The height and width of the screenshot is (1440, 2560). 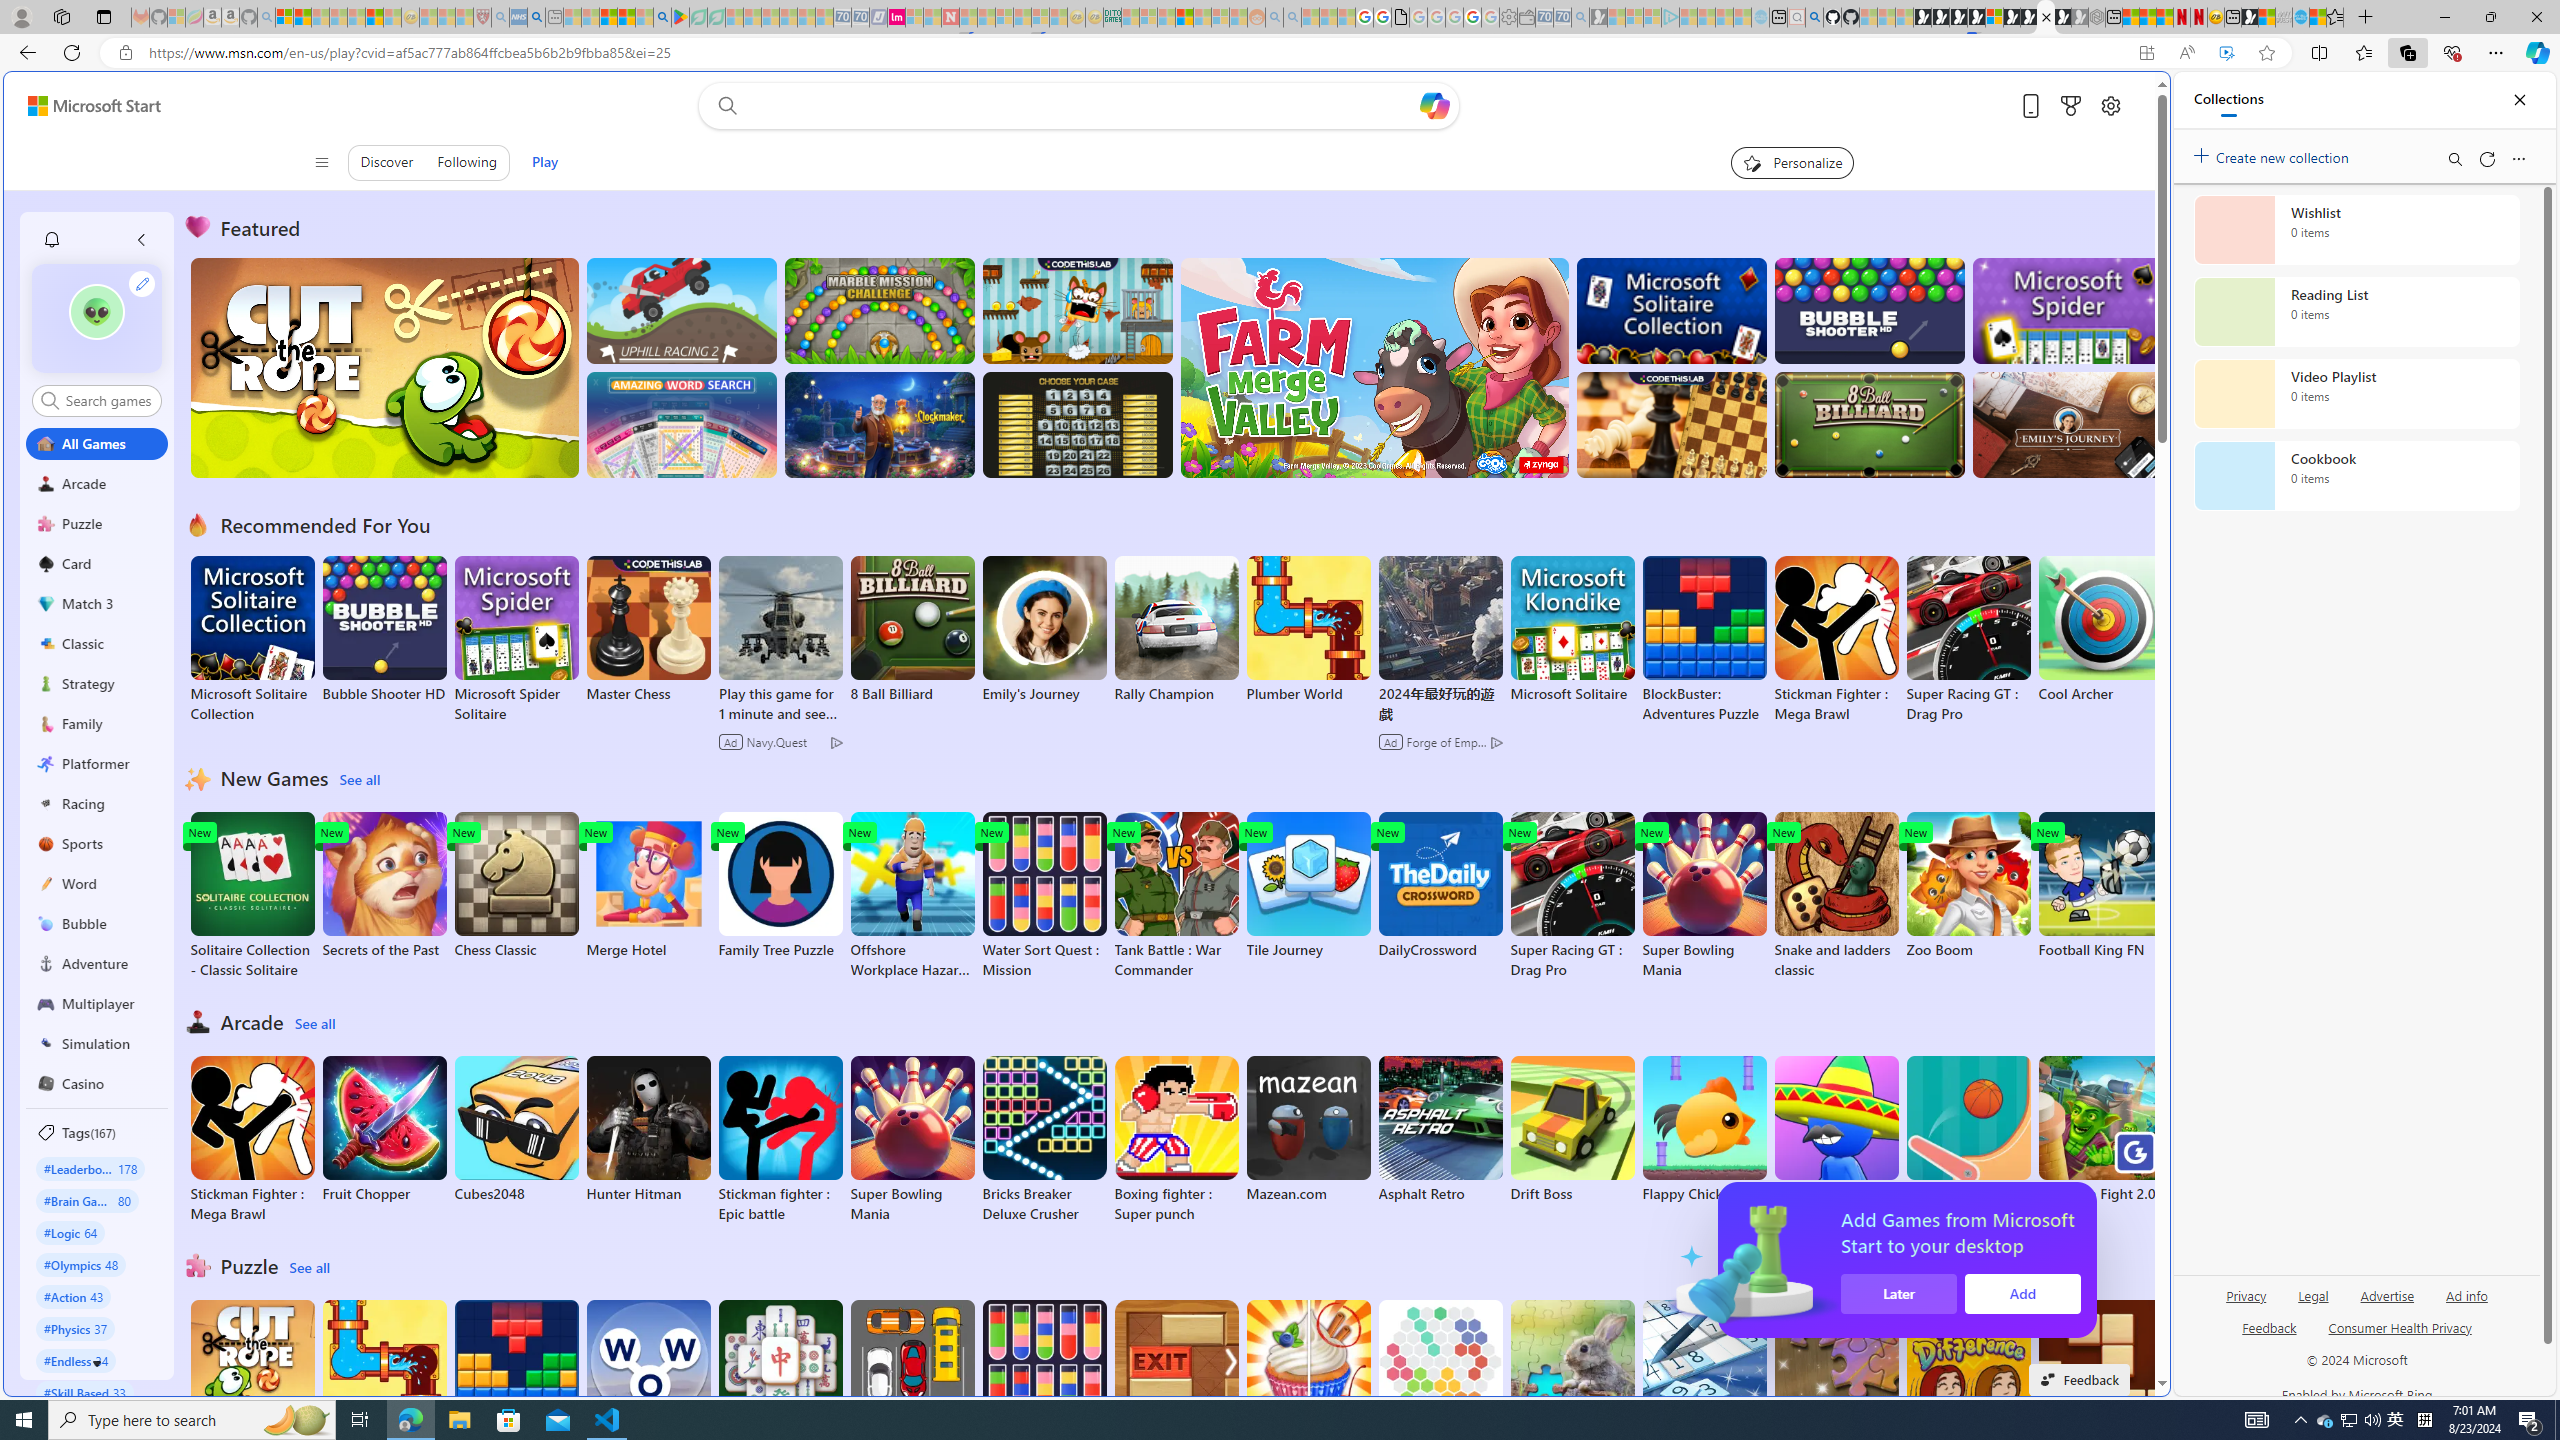 I want to click on 'Football King FN', so click(x=2099, y=885).